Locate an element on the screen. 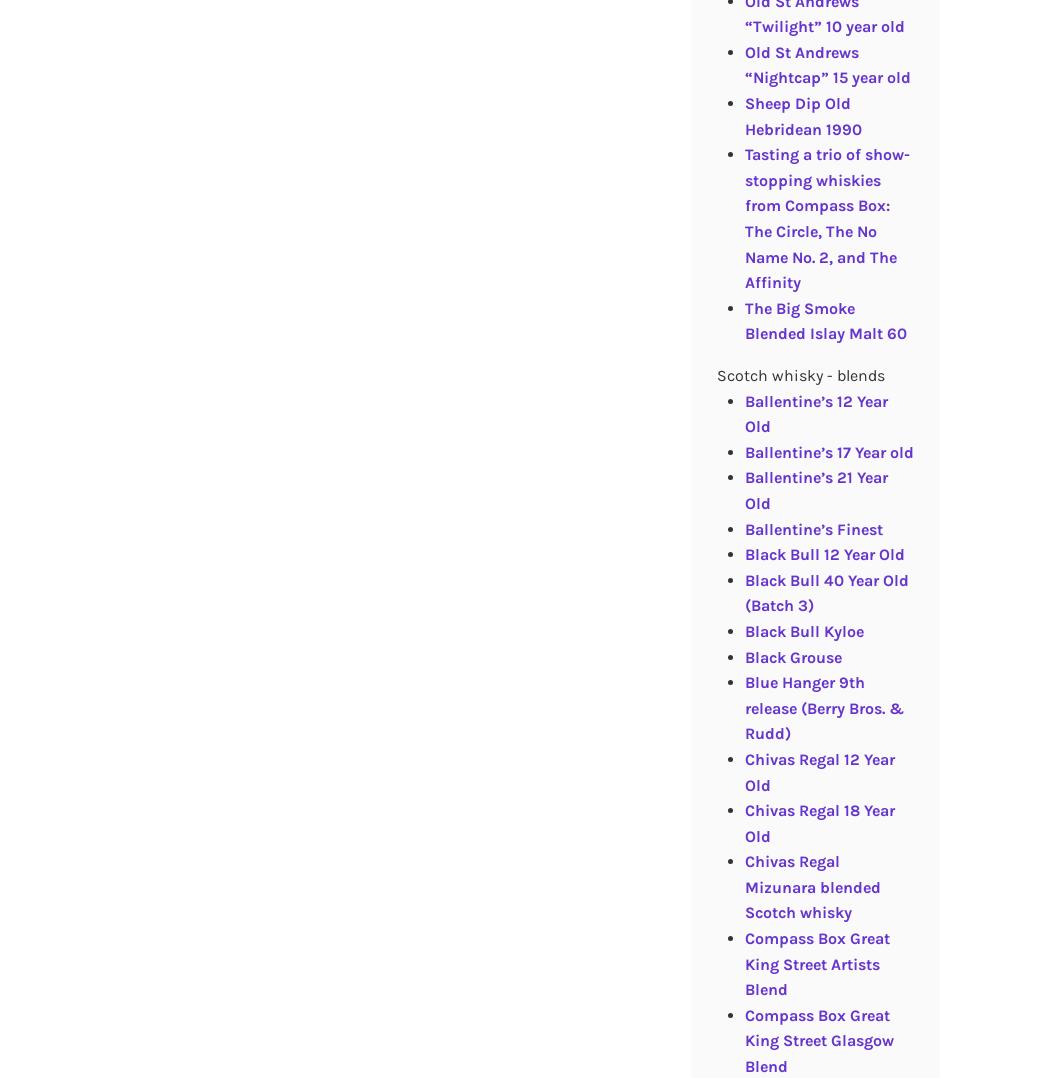  'Black Bull Kyloe' is located at coordinates (802, 629).